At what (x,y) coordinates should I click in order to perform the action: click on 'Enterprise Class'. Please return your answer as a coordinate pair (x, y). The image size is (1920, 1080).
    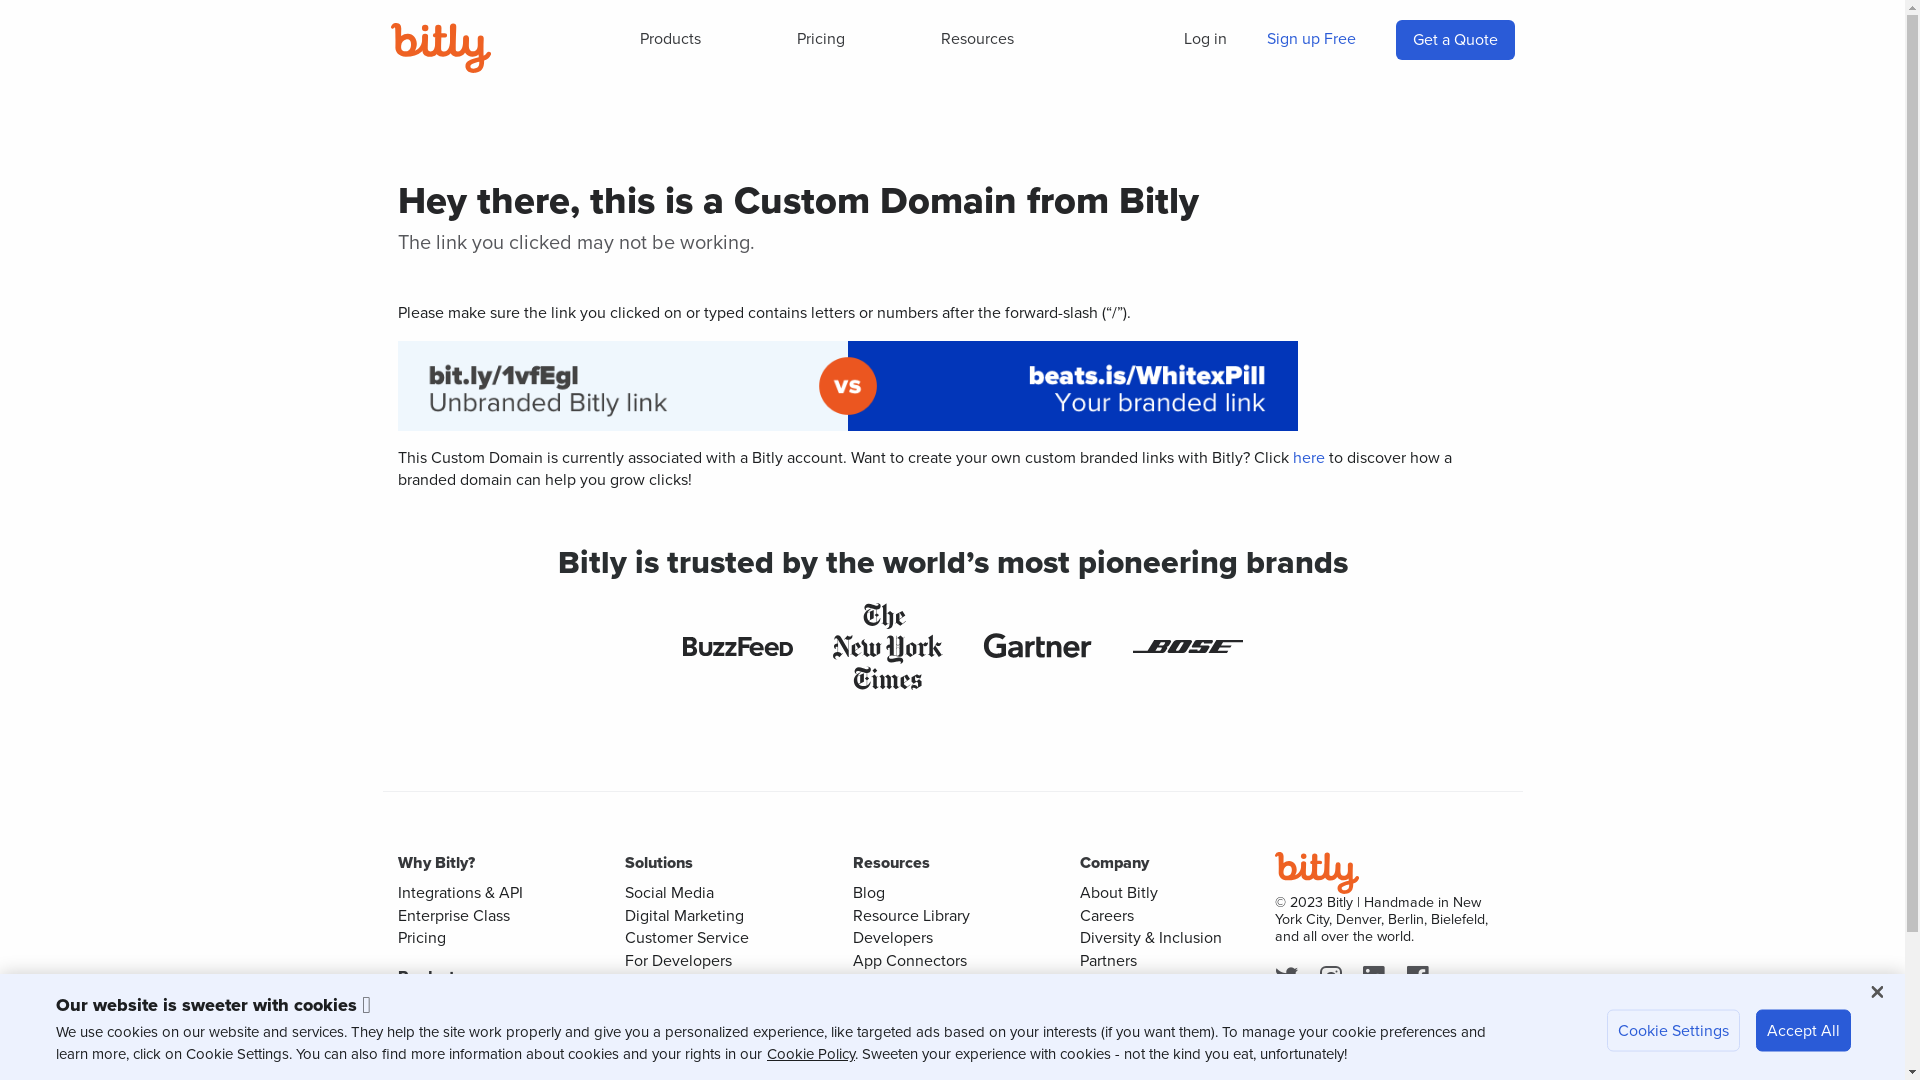
    Looking at the image, I should click on (453, 915).